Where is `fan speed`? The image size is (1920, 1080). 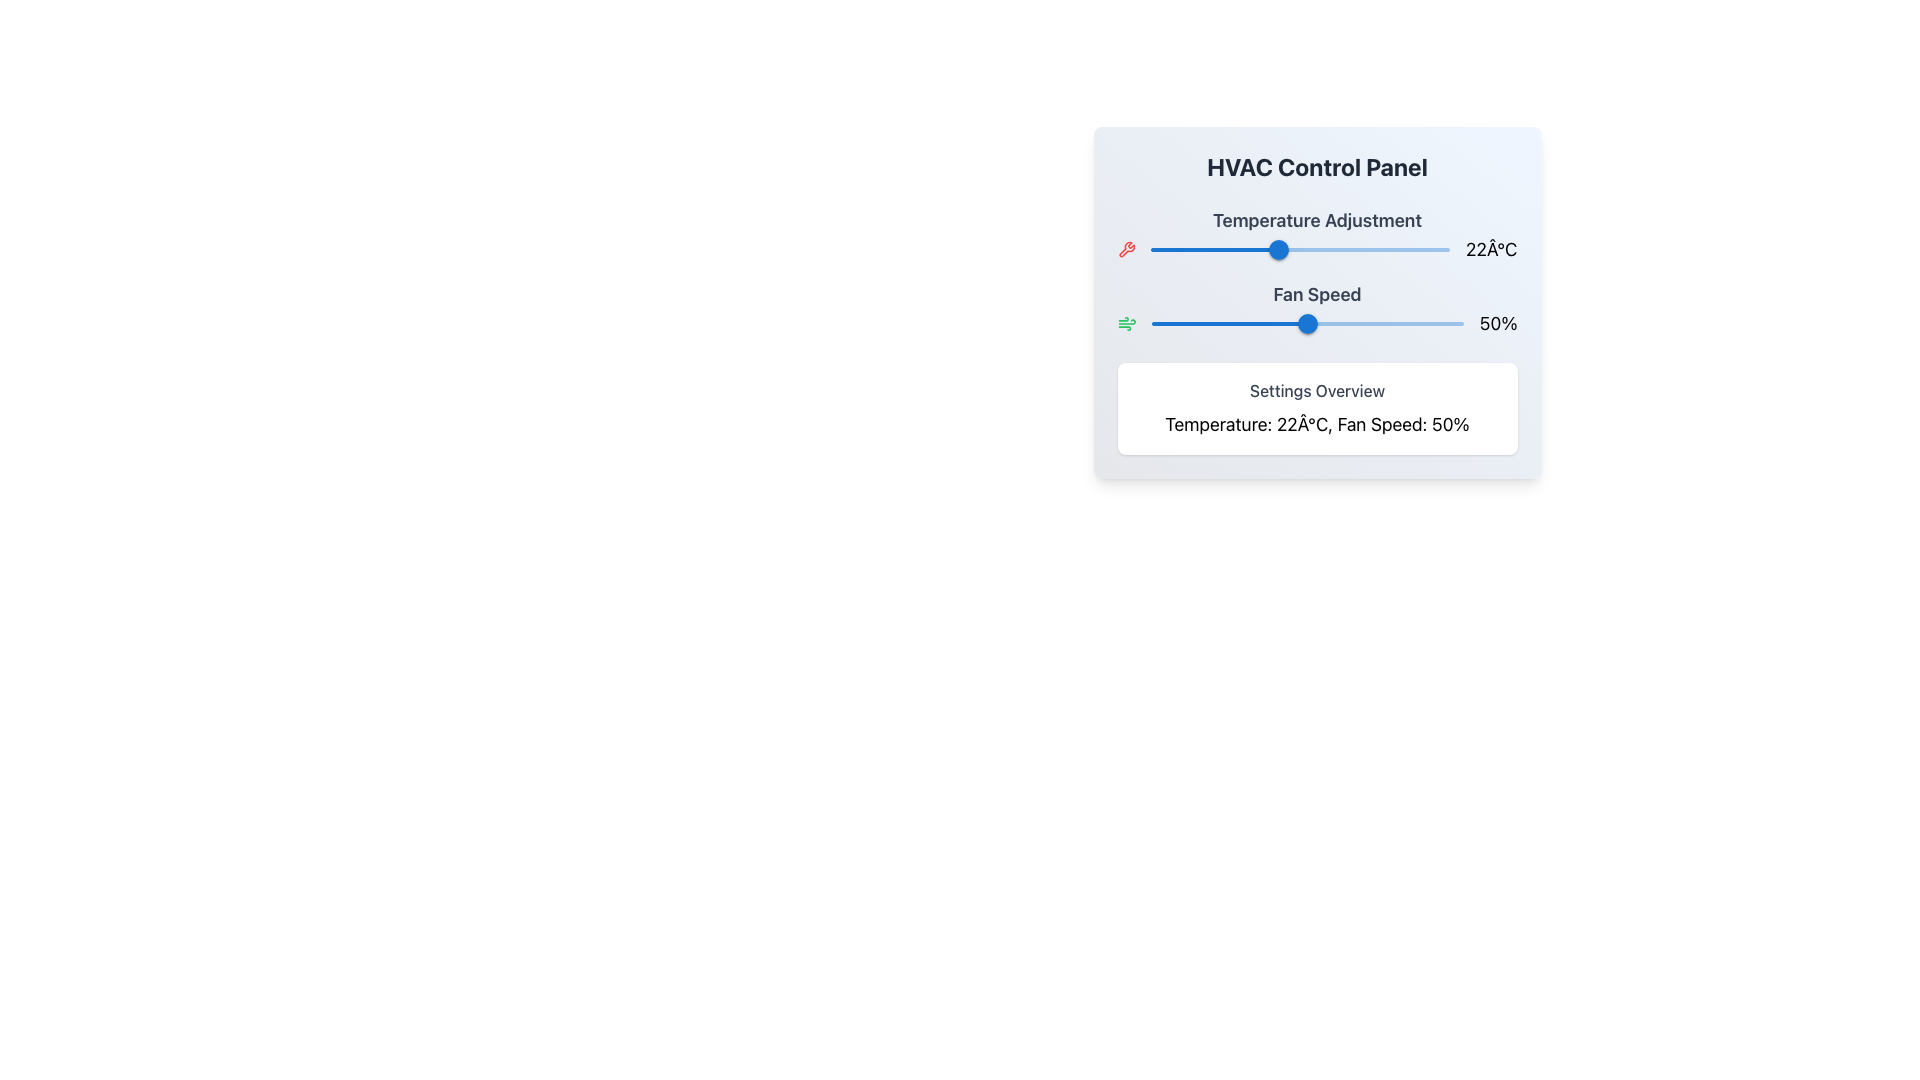 fan speed is located at coordinates (1164, 323).